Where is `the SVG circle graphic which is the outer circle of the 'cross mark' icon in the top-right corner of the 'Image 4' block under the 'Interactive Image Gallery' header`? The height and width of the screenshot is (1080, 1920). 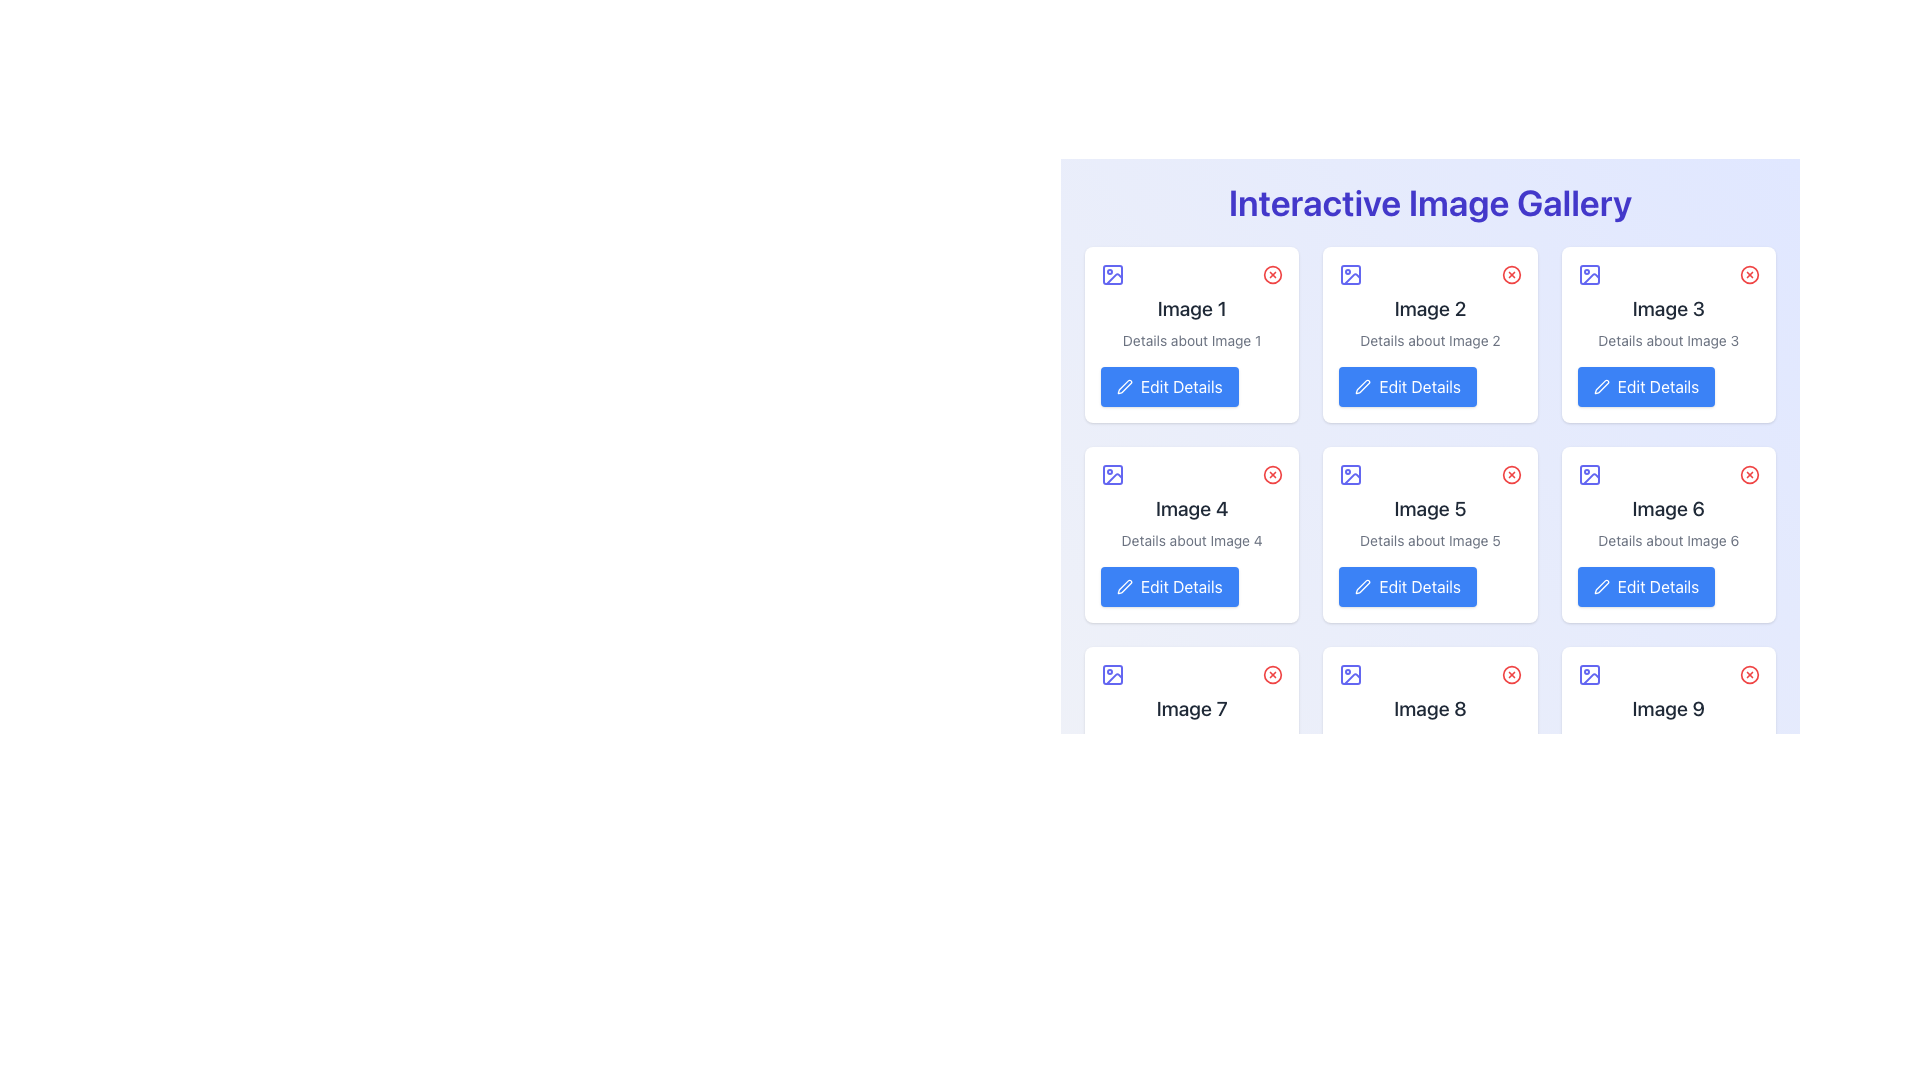
the SVG circle graphic which is the outer circle of the 'cross mark' icon in the top-right corner of the 'Image 4' block under the 'Interactive Image Gallery' header is located at coordinates (1272, 474).